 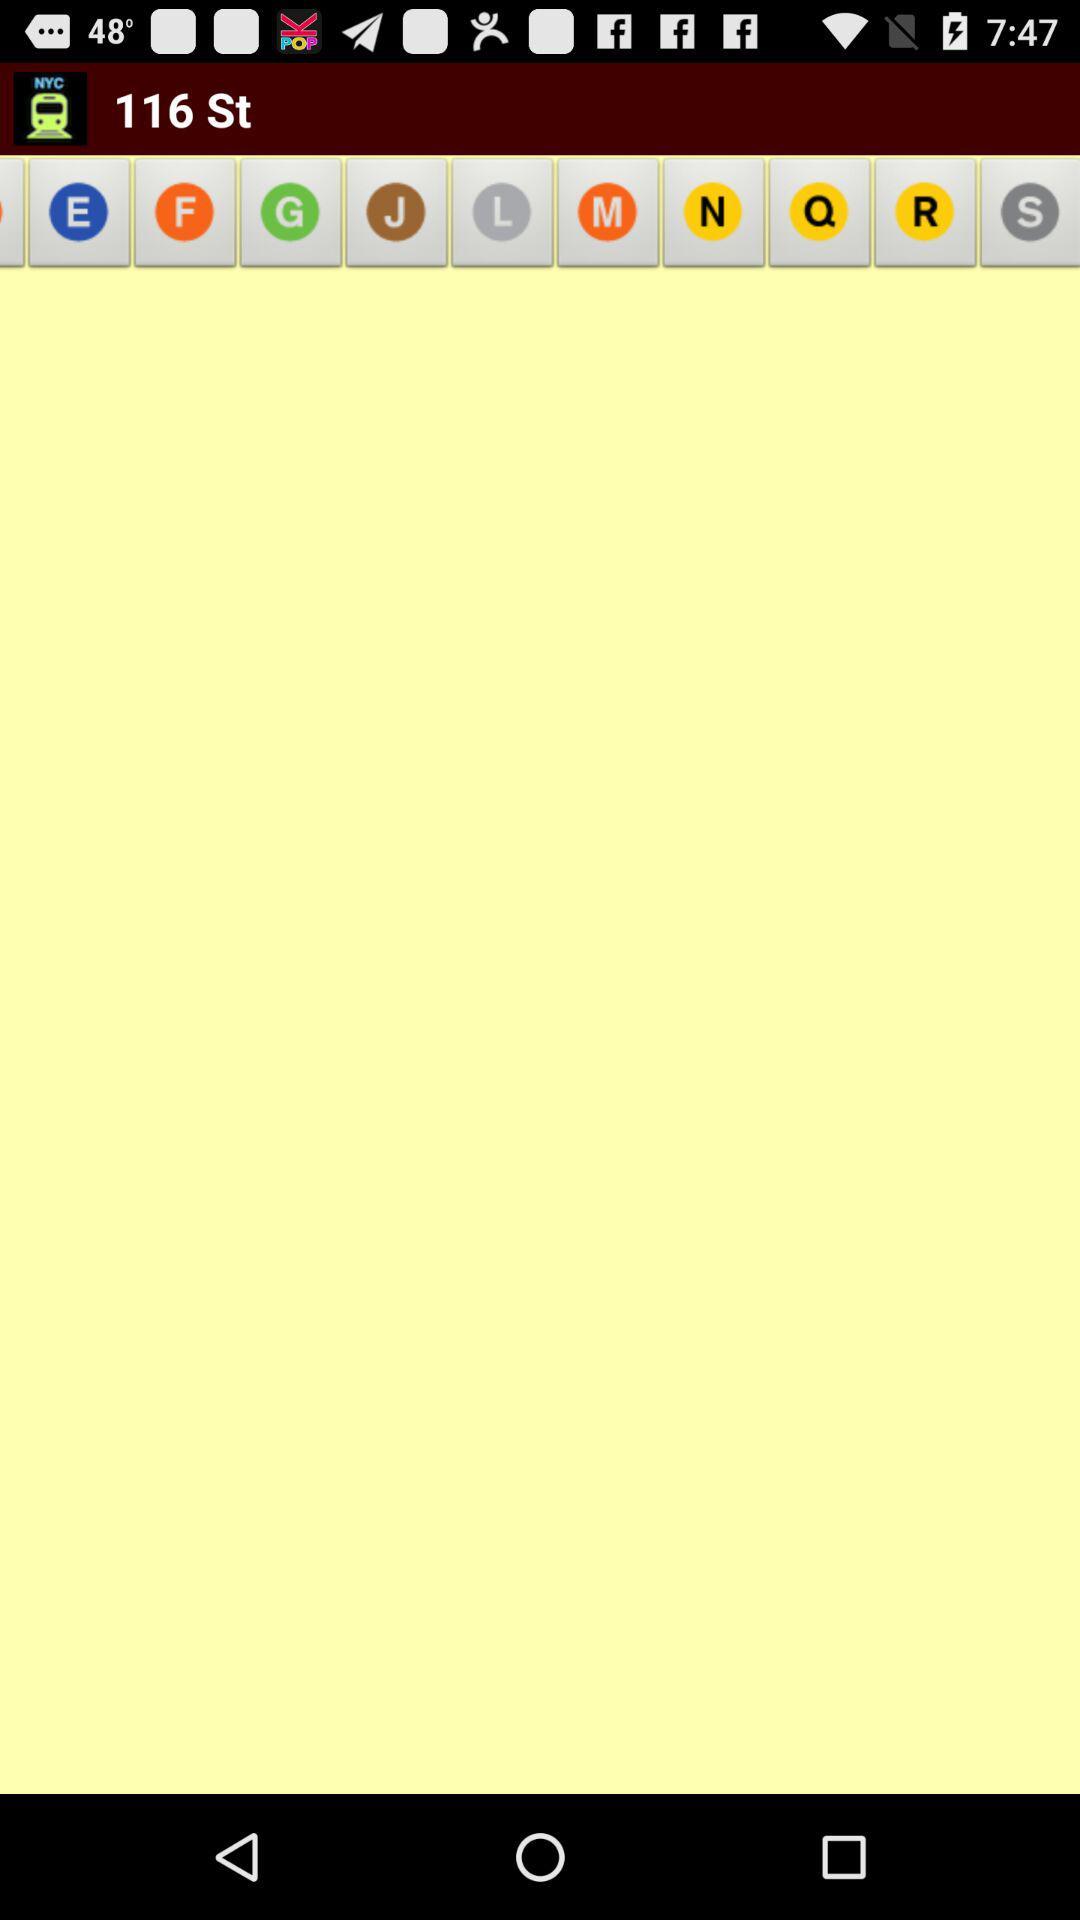 I want to click on item below 116 st app, so click(x=185, y=218).